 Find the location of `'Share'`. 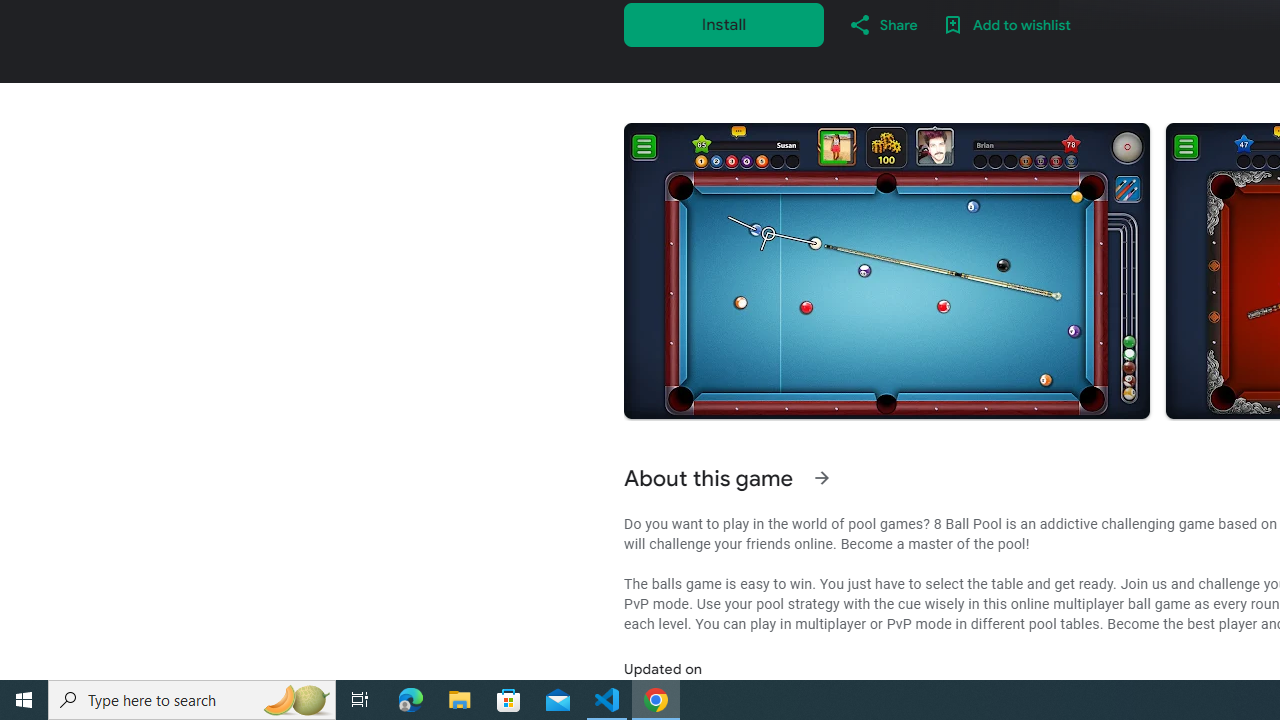

'Share' is located at coordinates (880, 24).